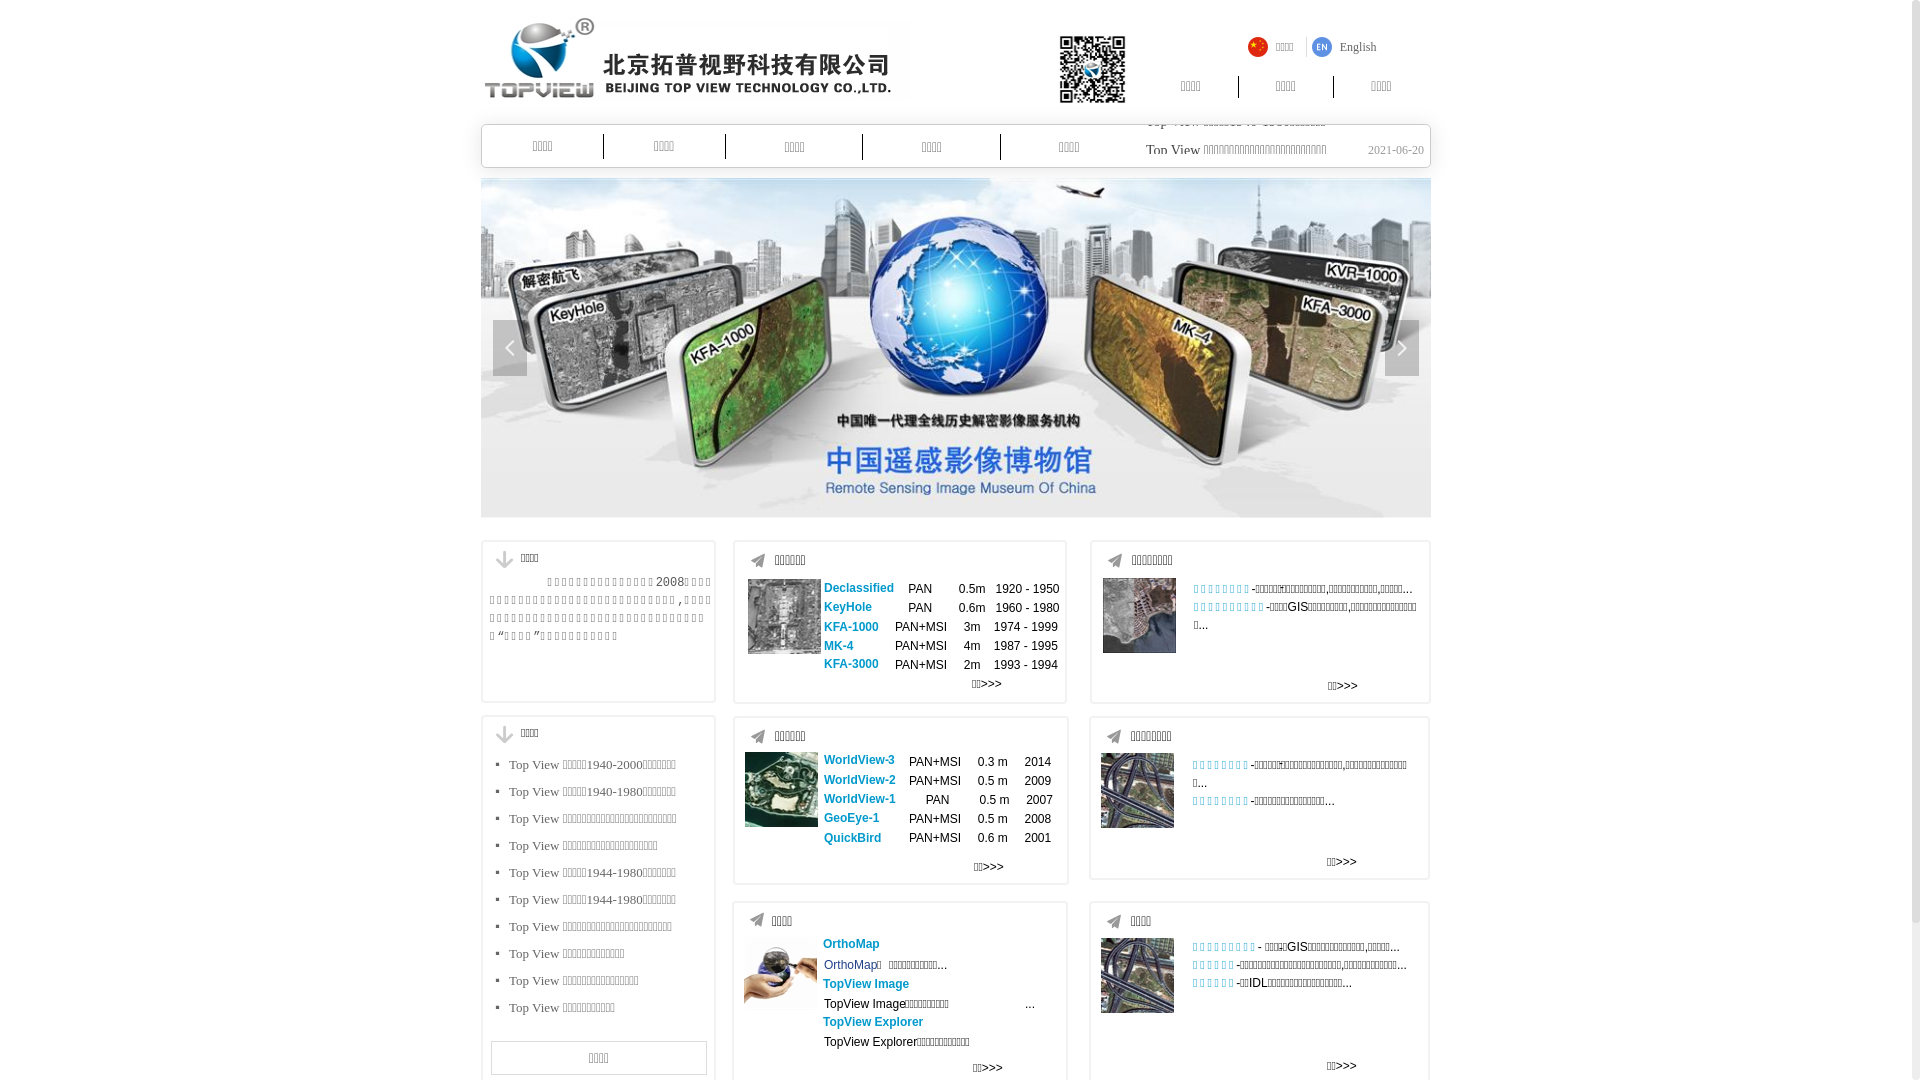  I want to click on 'TopView Explorer', so click(873, 1022).